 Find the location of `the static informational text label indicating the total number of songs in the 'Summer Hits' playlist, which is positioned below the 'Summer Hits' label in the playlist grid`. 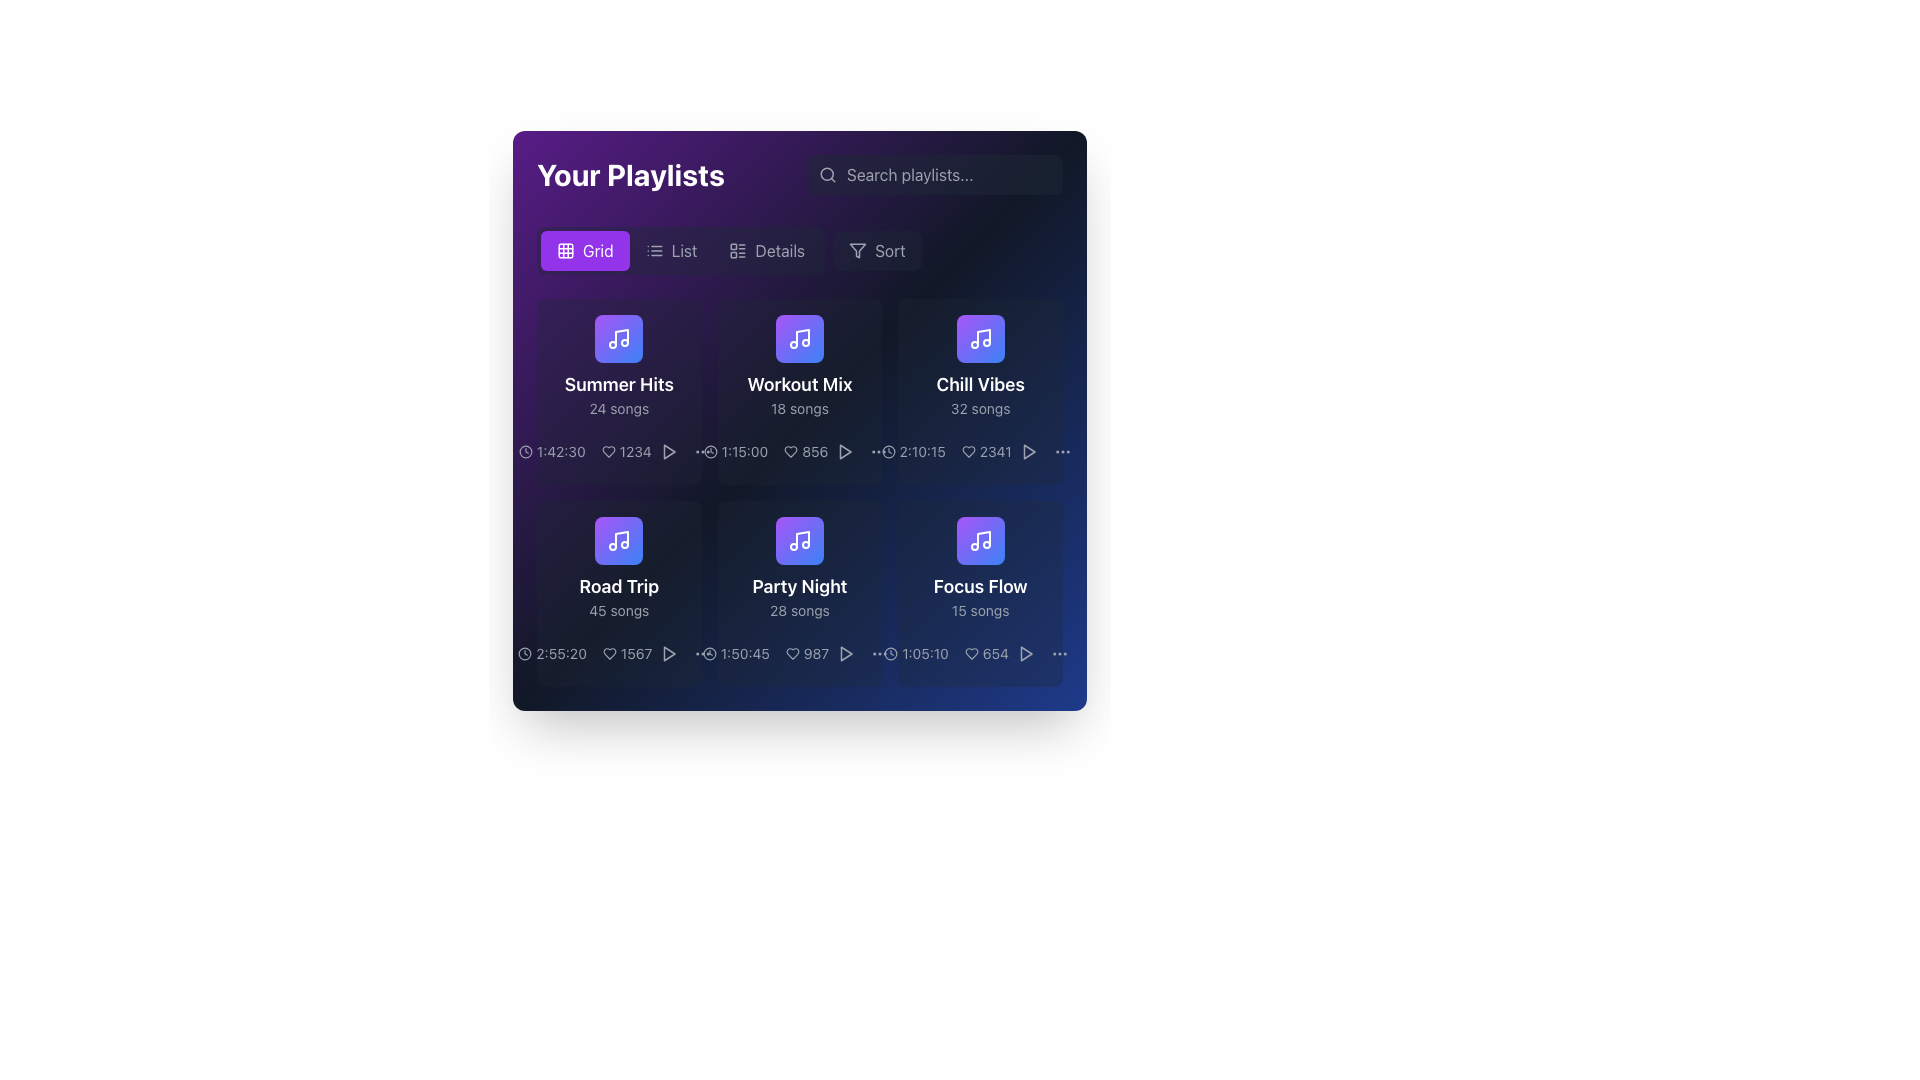

the static informational text label indicating the total number of songs in the 'Summer Hits' playlist, which is positioned below the 'Summer Hits' label in the playlist grid is located at coordinates (618, 407).